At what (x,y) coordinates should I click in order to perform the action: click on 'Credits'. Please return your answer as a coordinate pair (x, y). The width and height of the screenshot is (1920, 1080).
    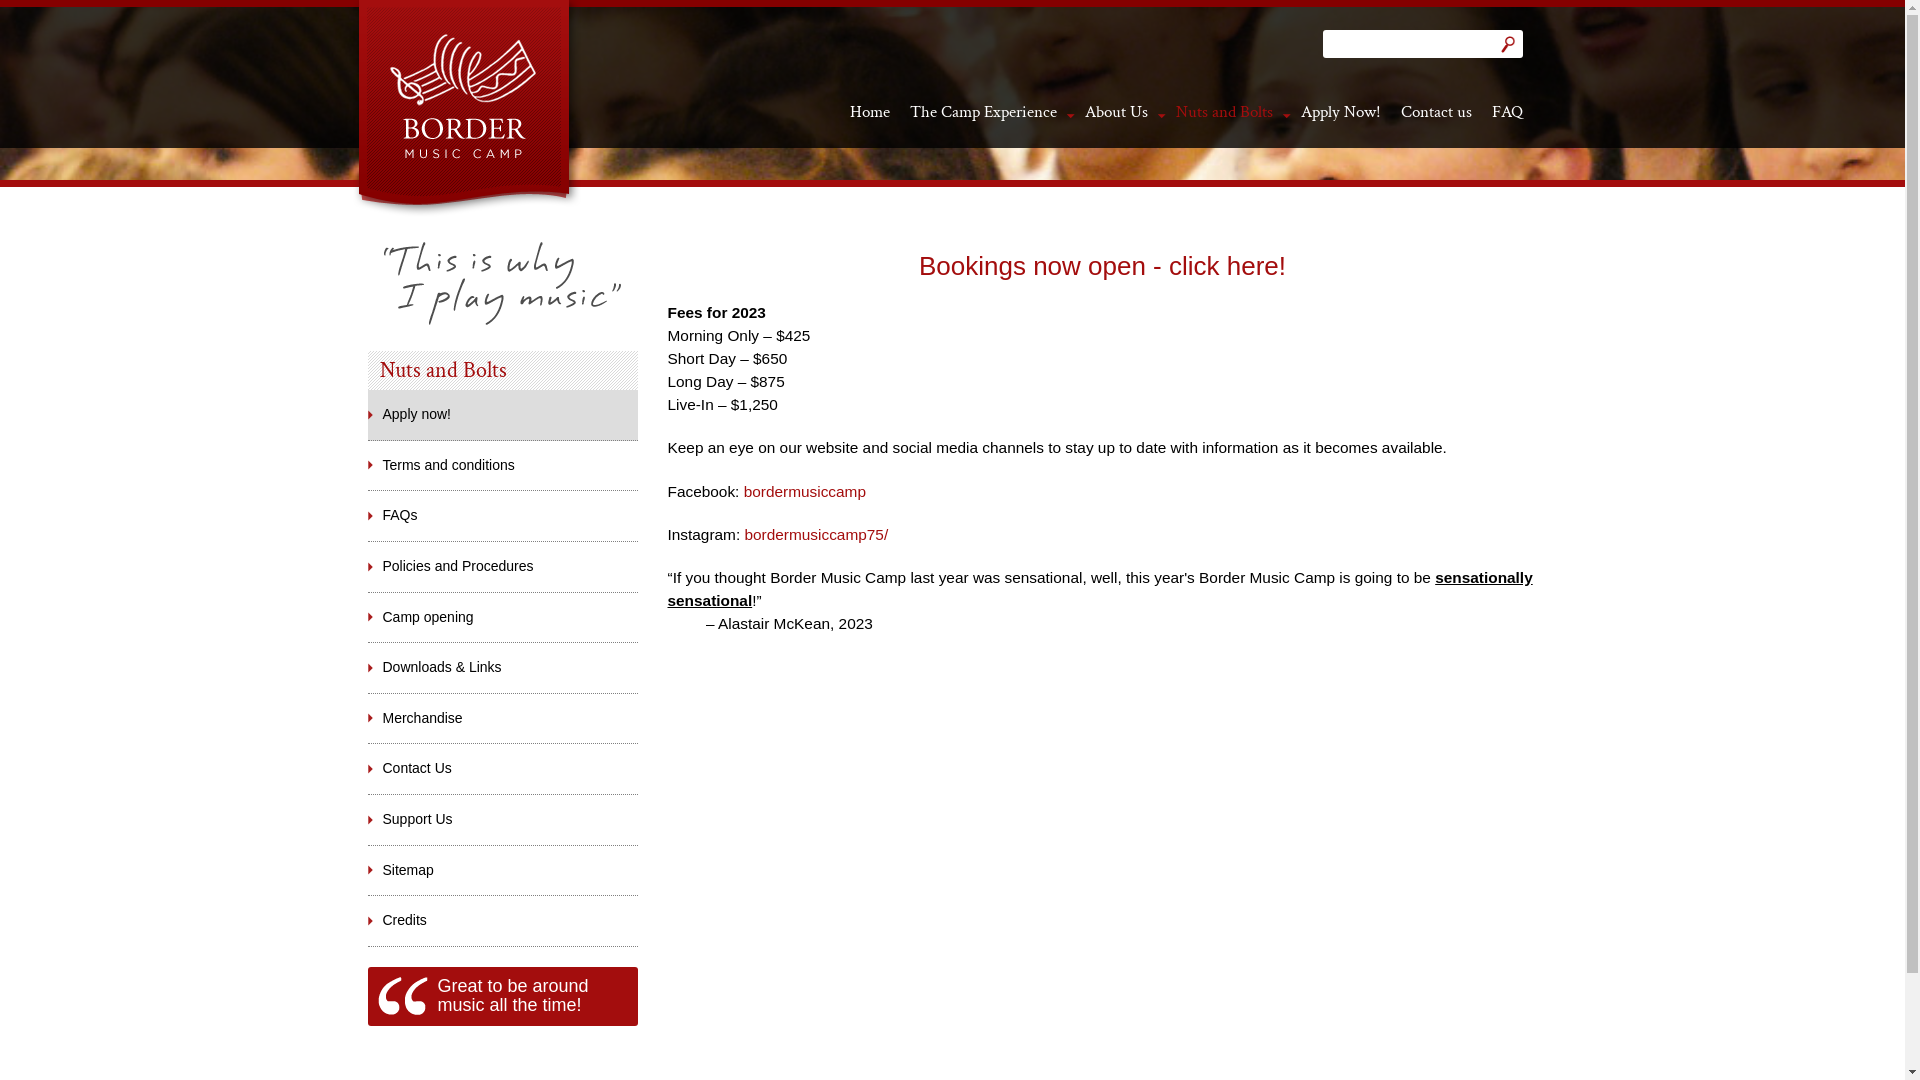
    Looking at the image, I should click on (503, 921).